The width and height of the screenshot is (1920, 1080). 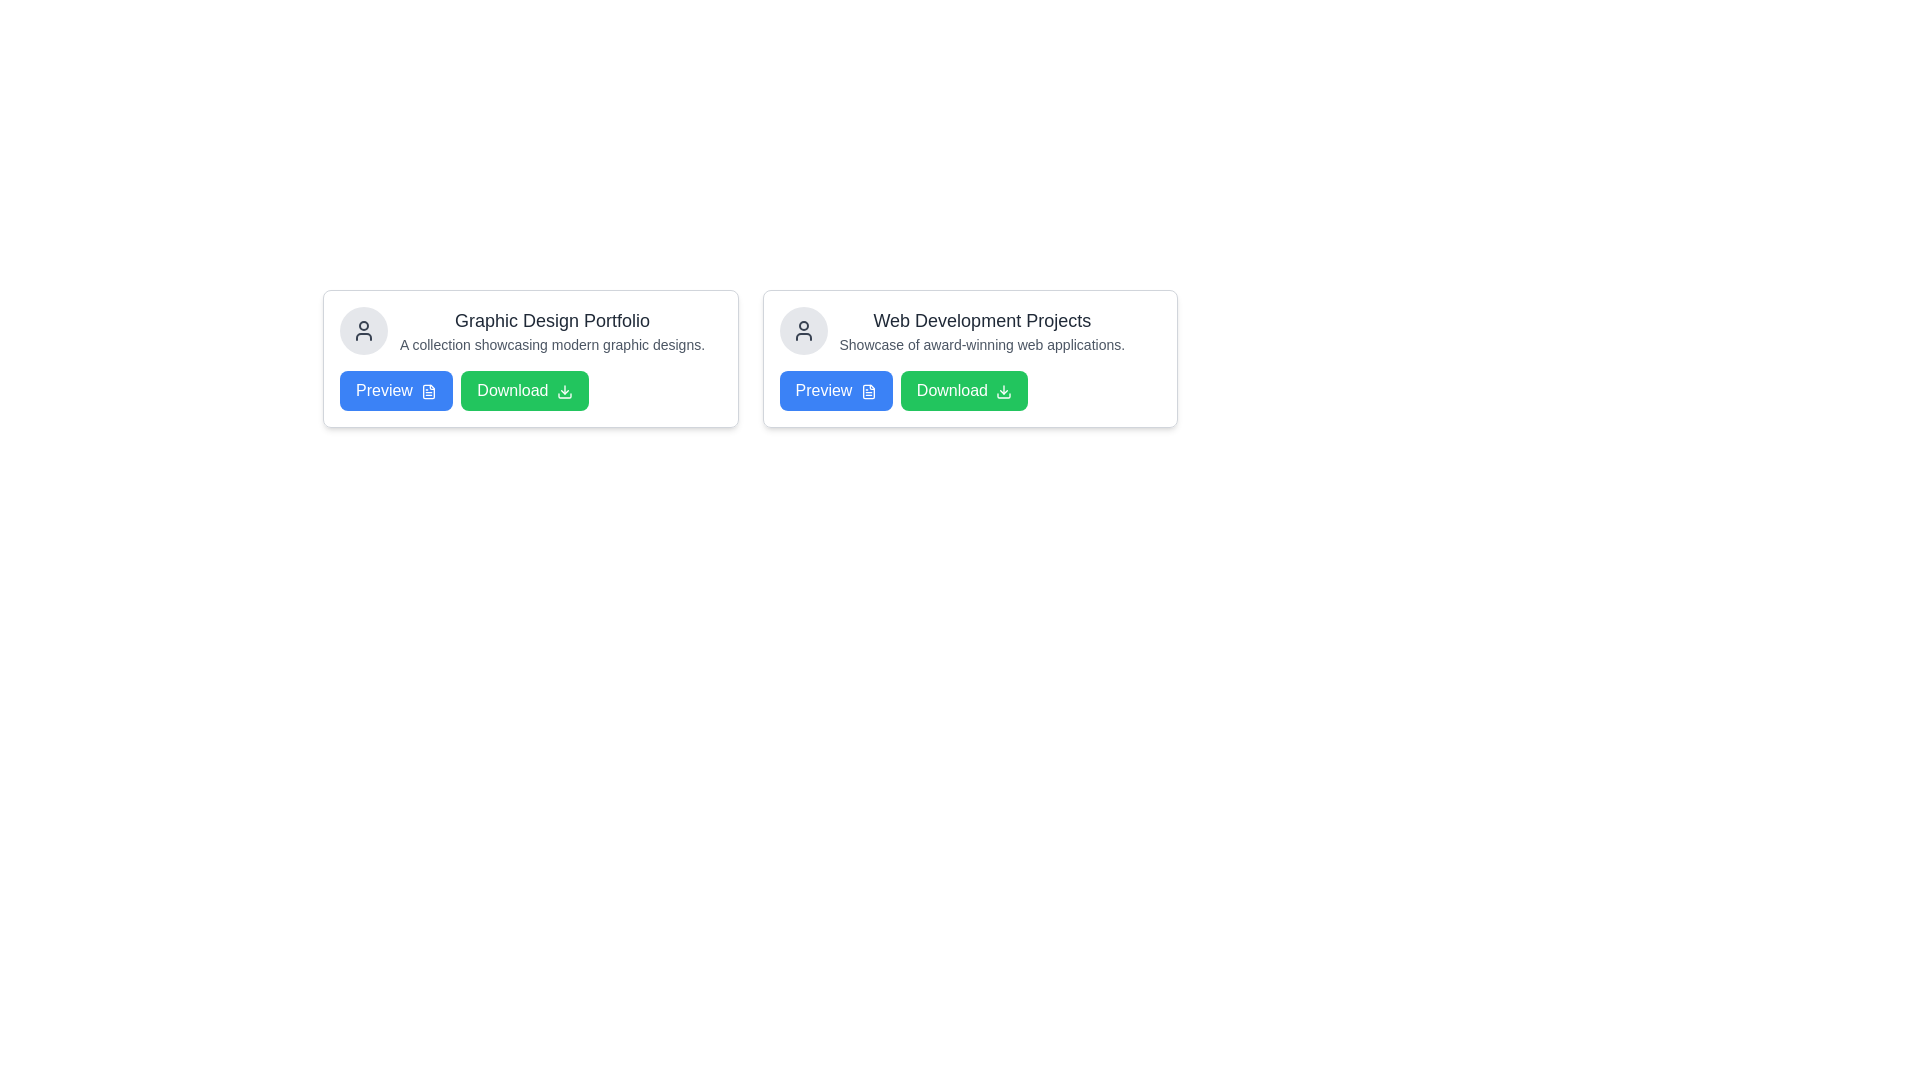 What do you see at coordinates (530, 357) in the screenshot?
I see `the 'Download' button on the resource card showcasing a graphic design portfolio located at the top-left region of the grid layout` at bounding box center [530, 357].